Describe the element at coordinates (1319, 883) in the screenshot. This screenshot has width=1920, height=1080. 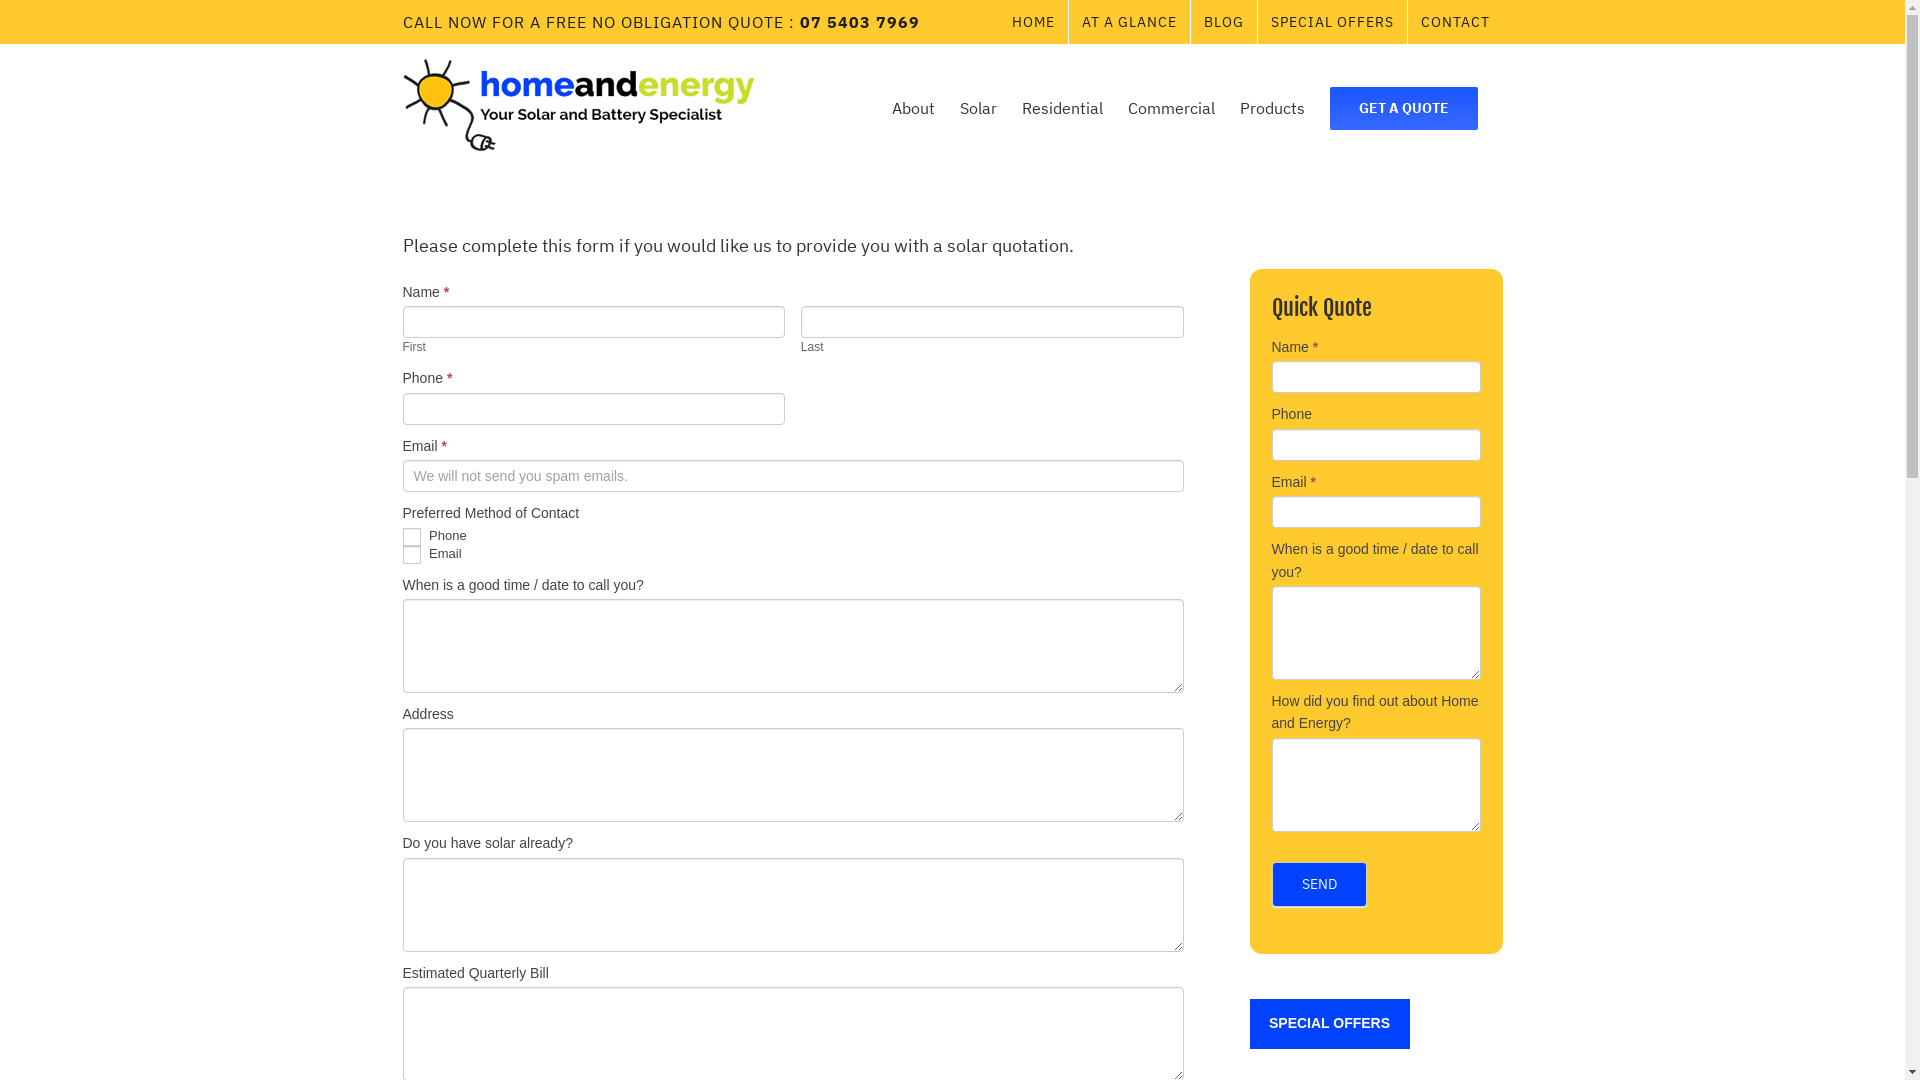
I see `'SEND'` at that location.